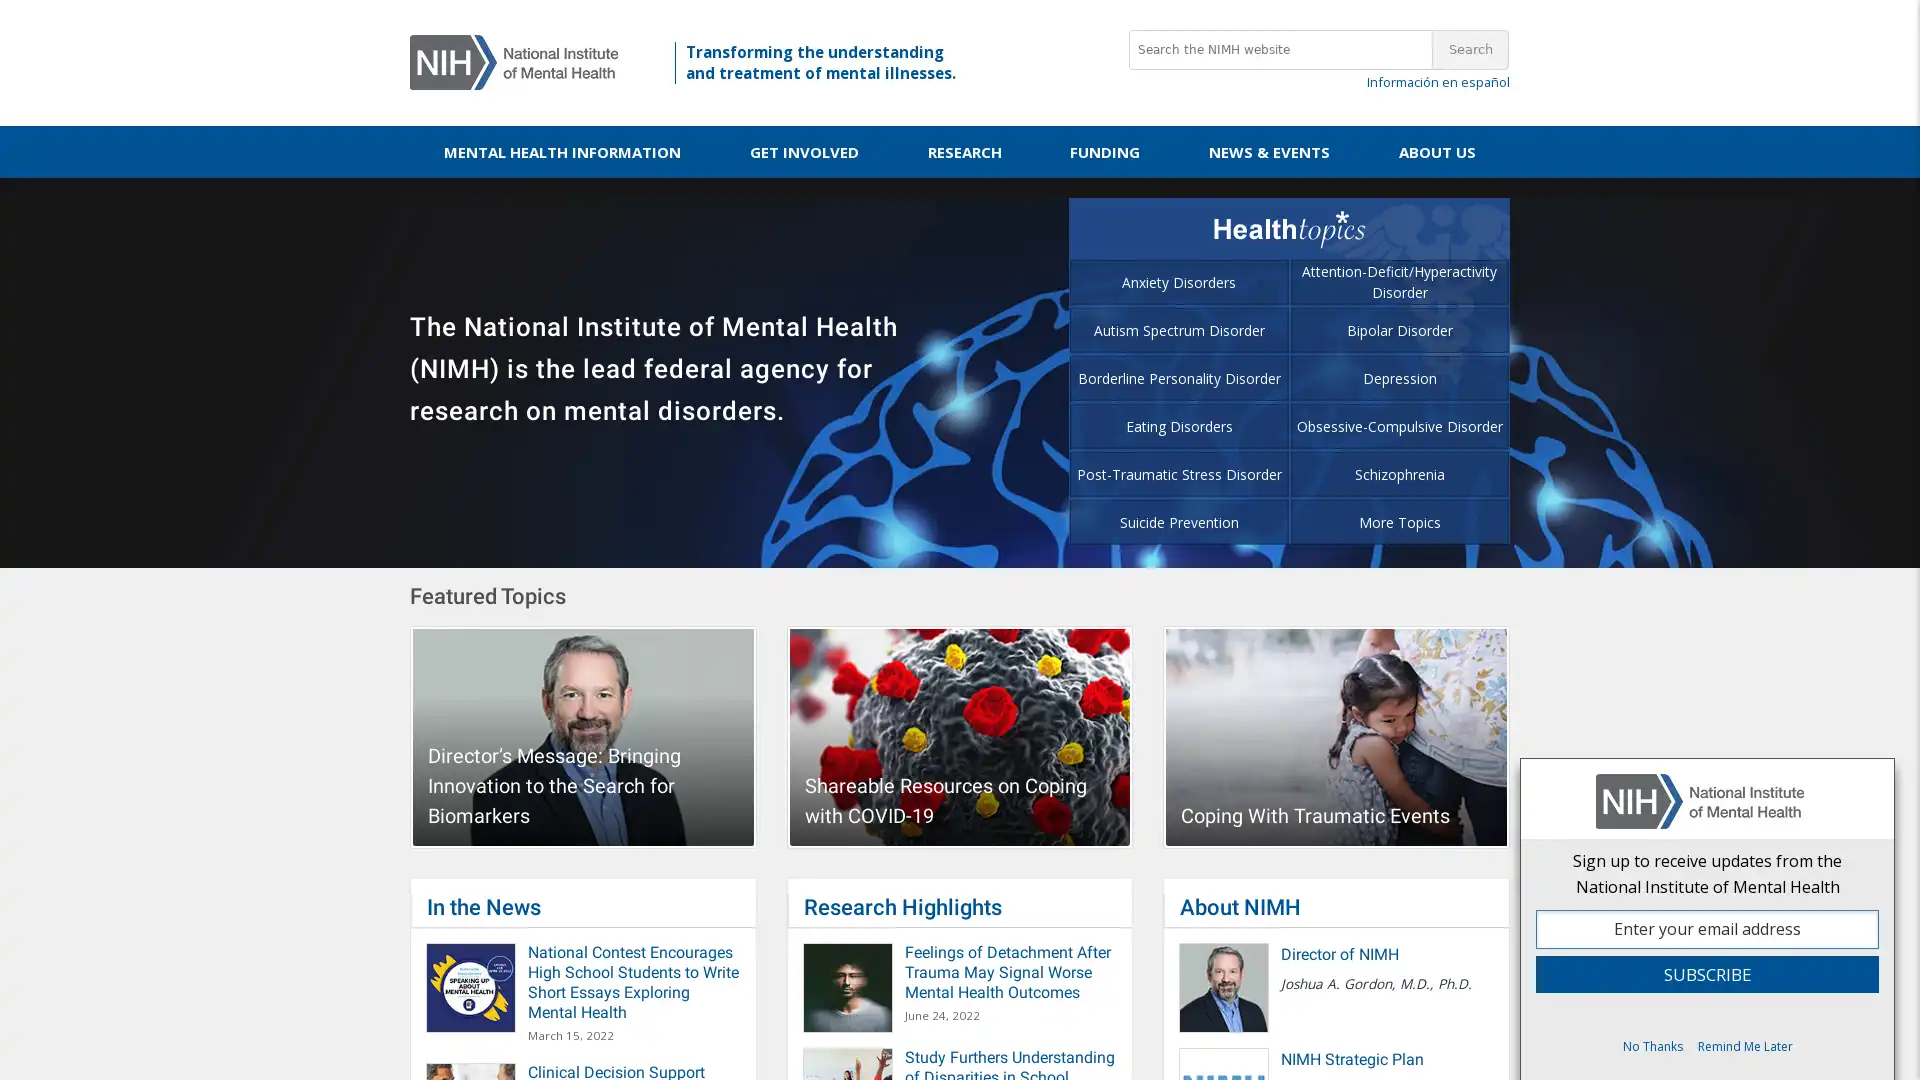  I want to click on Subscribe, so click(1706, 972).